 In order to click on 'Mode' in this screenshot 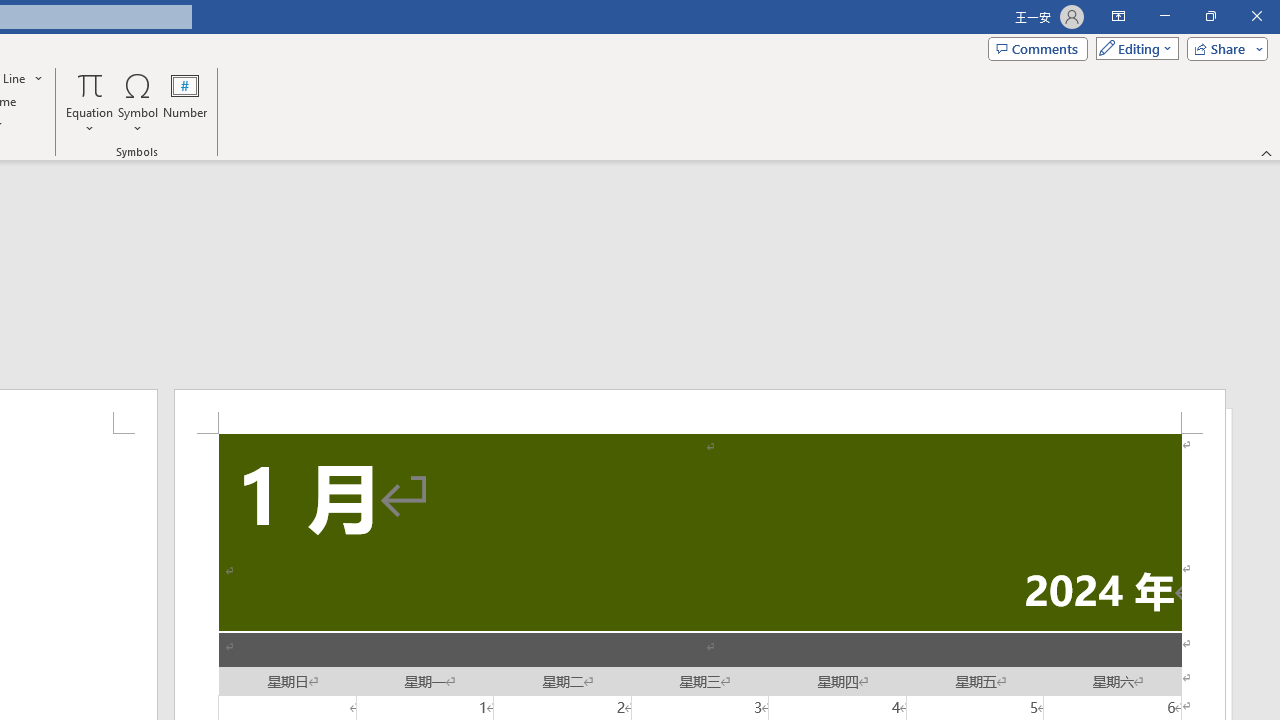, I will do `click(1133, 47)`.